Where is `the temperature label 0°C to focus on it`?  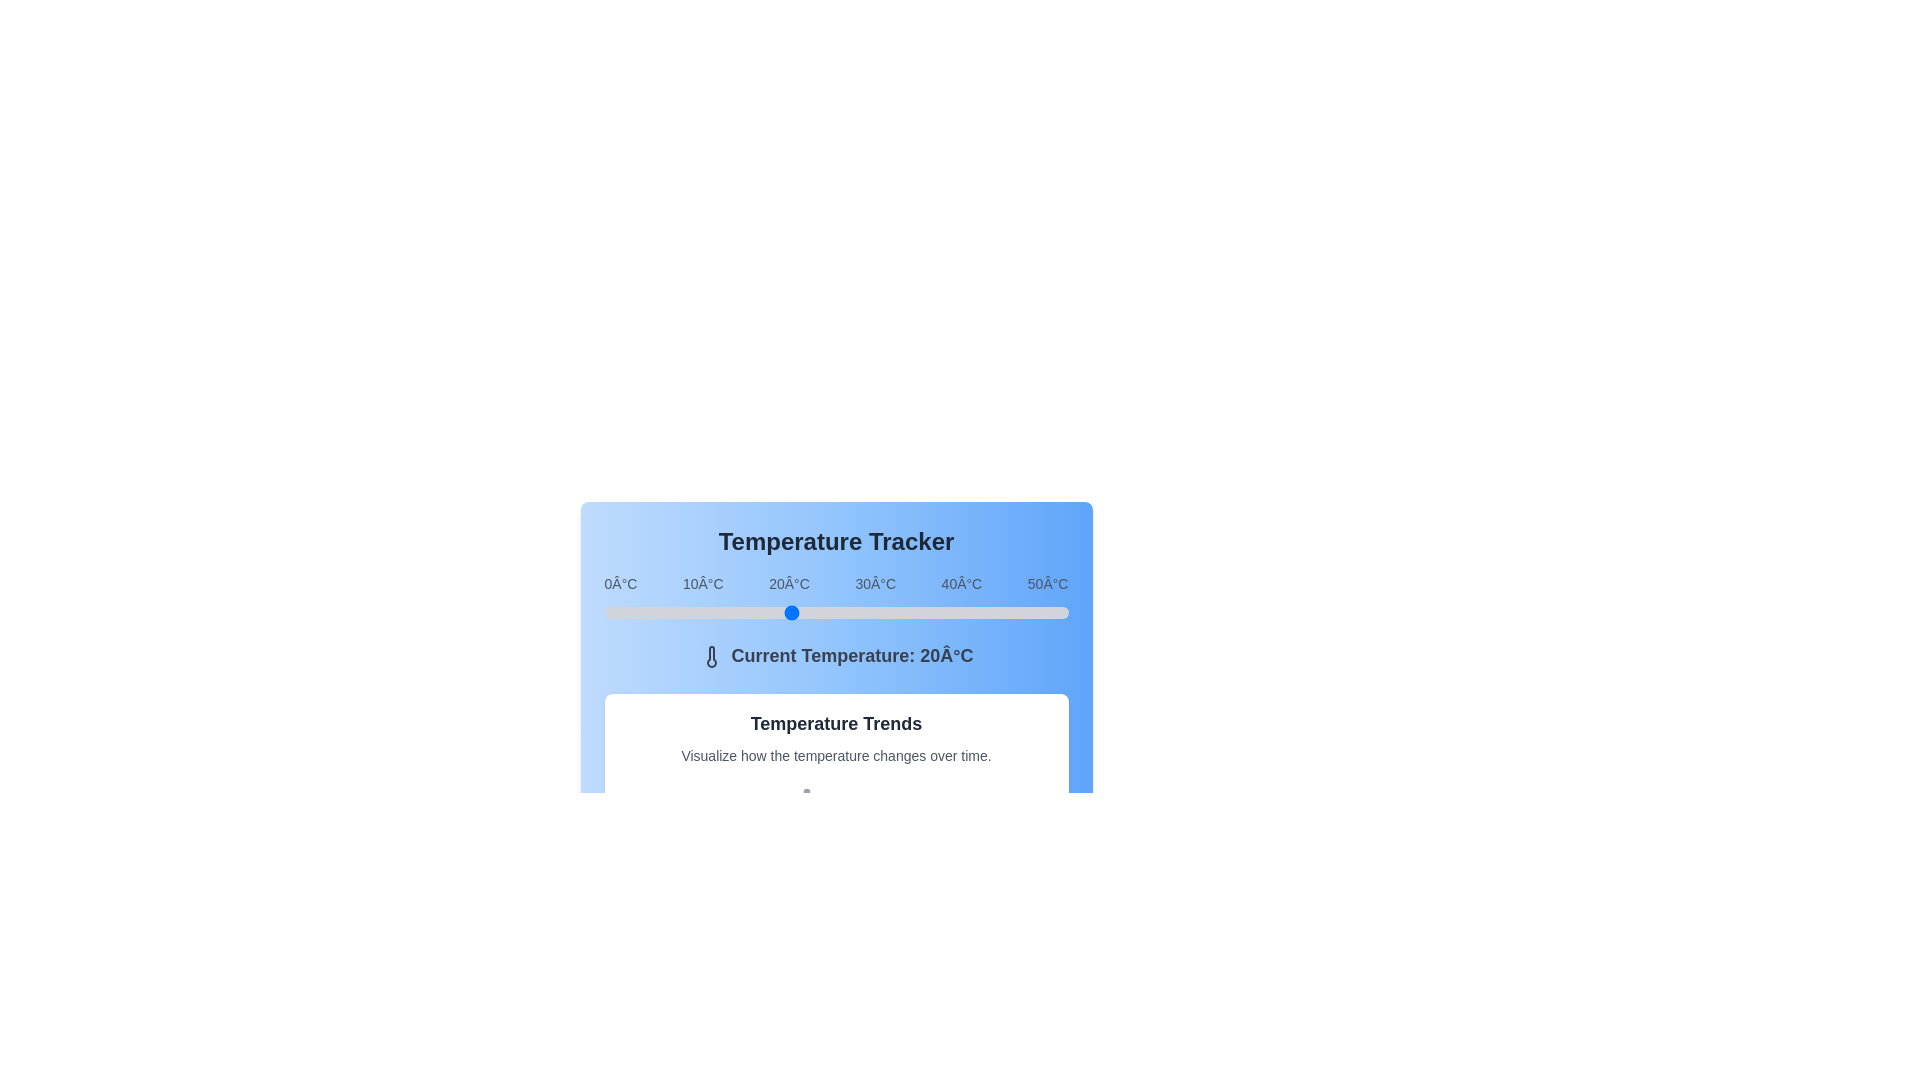
the temperature label 0°C to focus on it is located at coordinates (619, 583).